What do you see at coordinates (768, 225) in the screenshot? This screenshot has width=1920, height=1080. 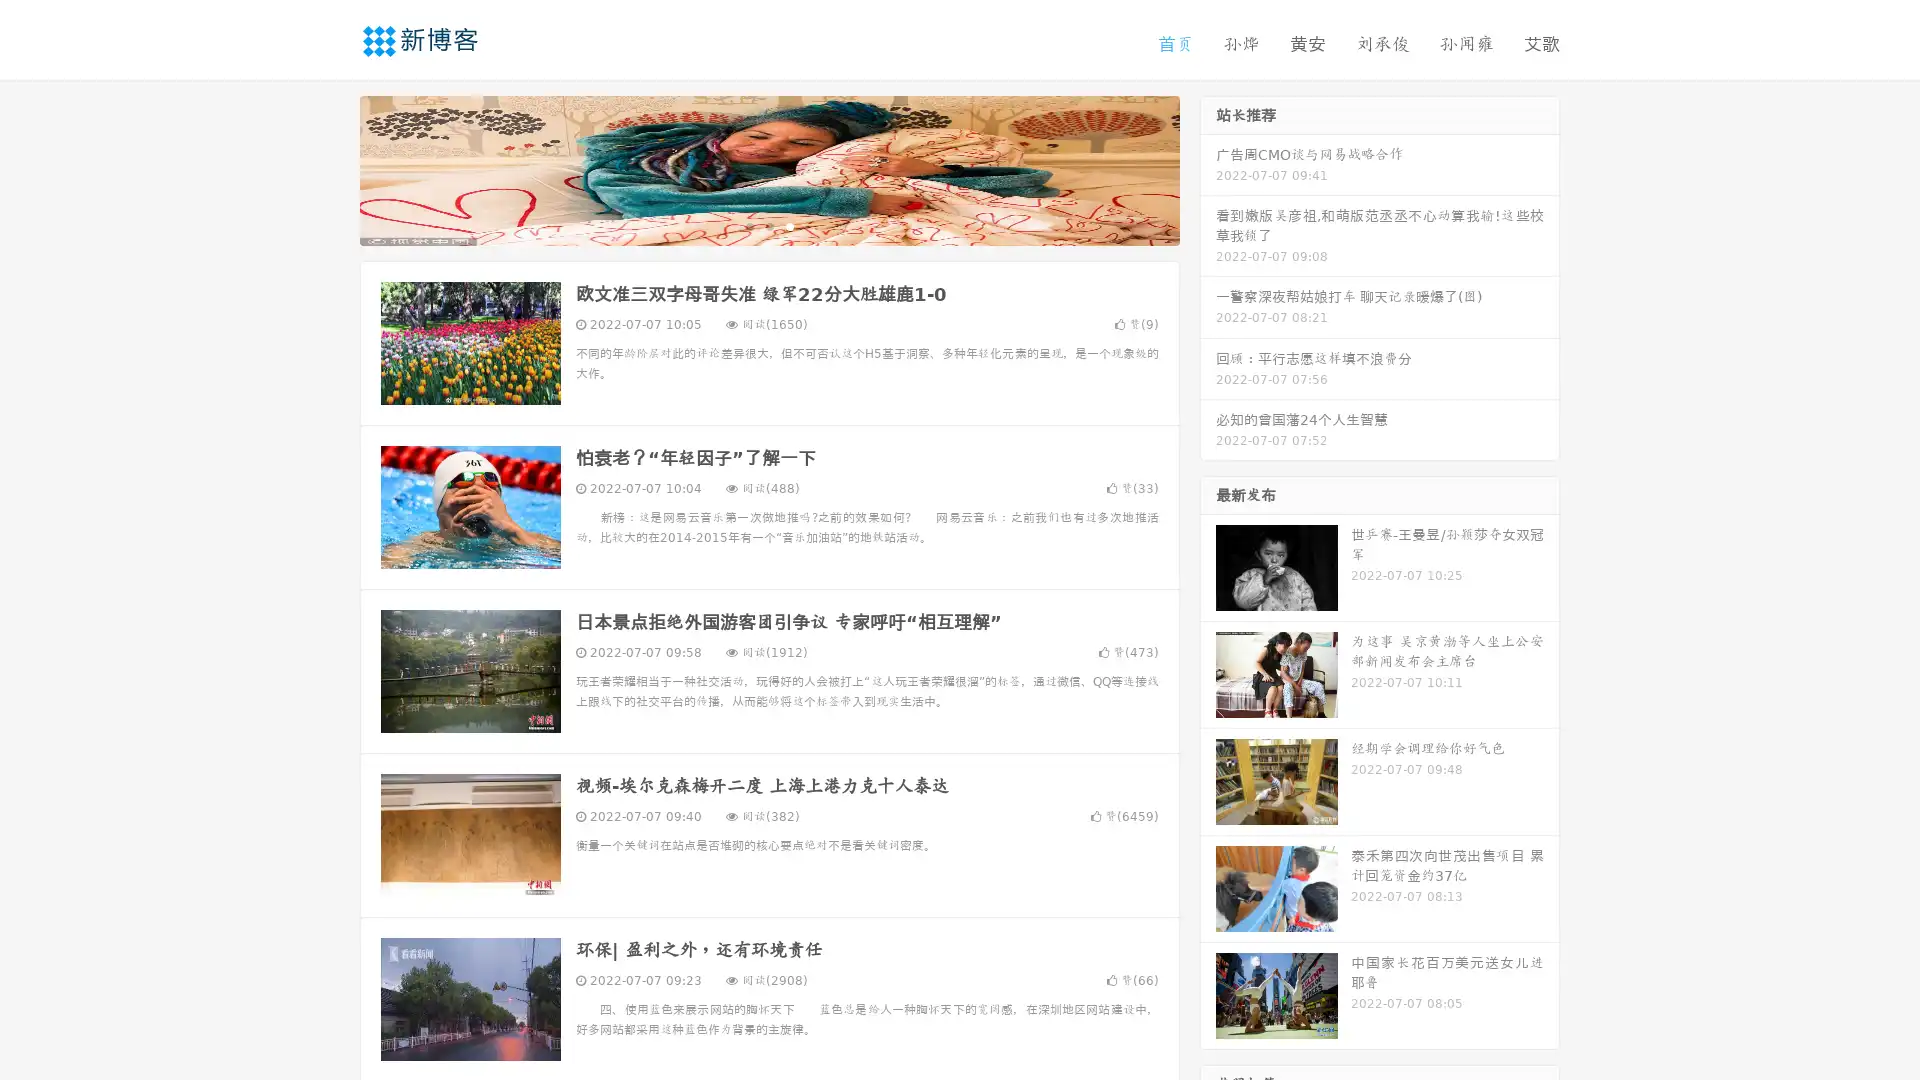 I see `Go to slide 2` at bounding box center [768, 225].